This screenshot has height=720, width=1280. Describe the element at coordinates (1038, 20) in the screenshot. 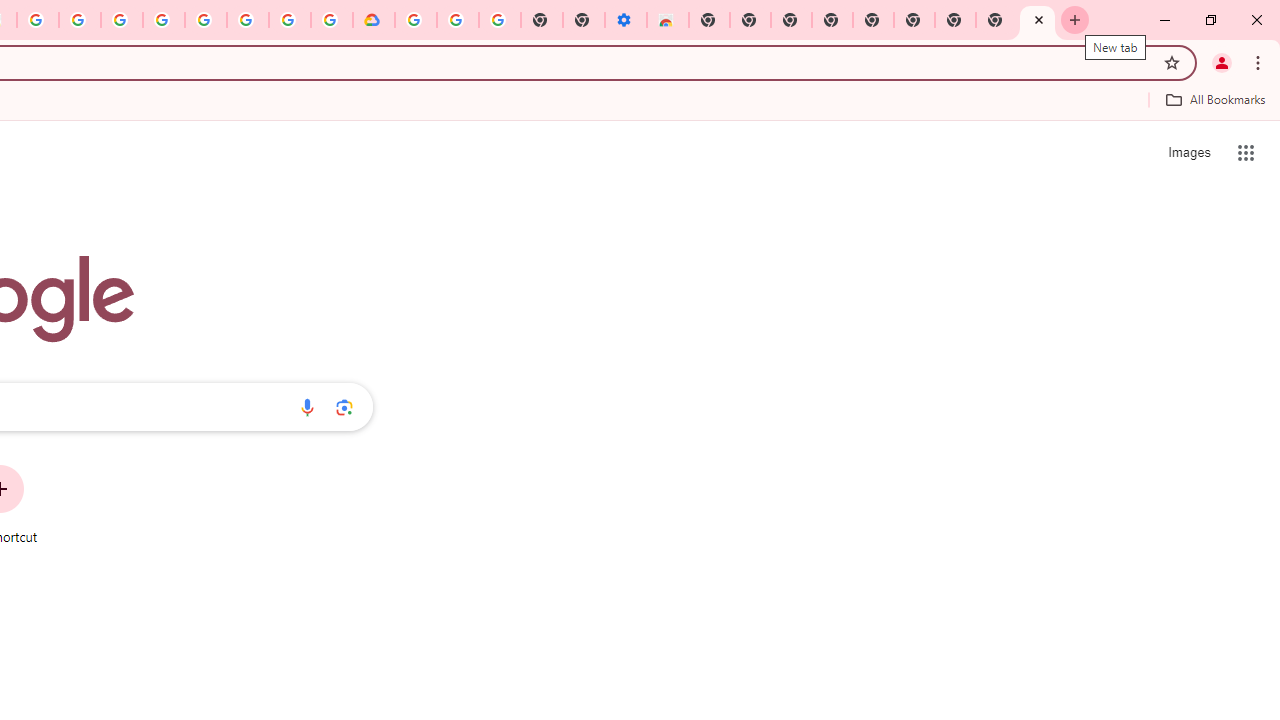

I see `'New Tab'` at that location.